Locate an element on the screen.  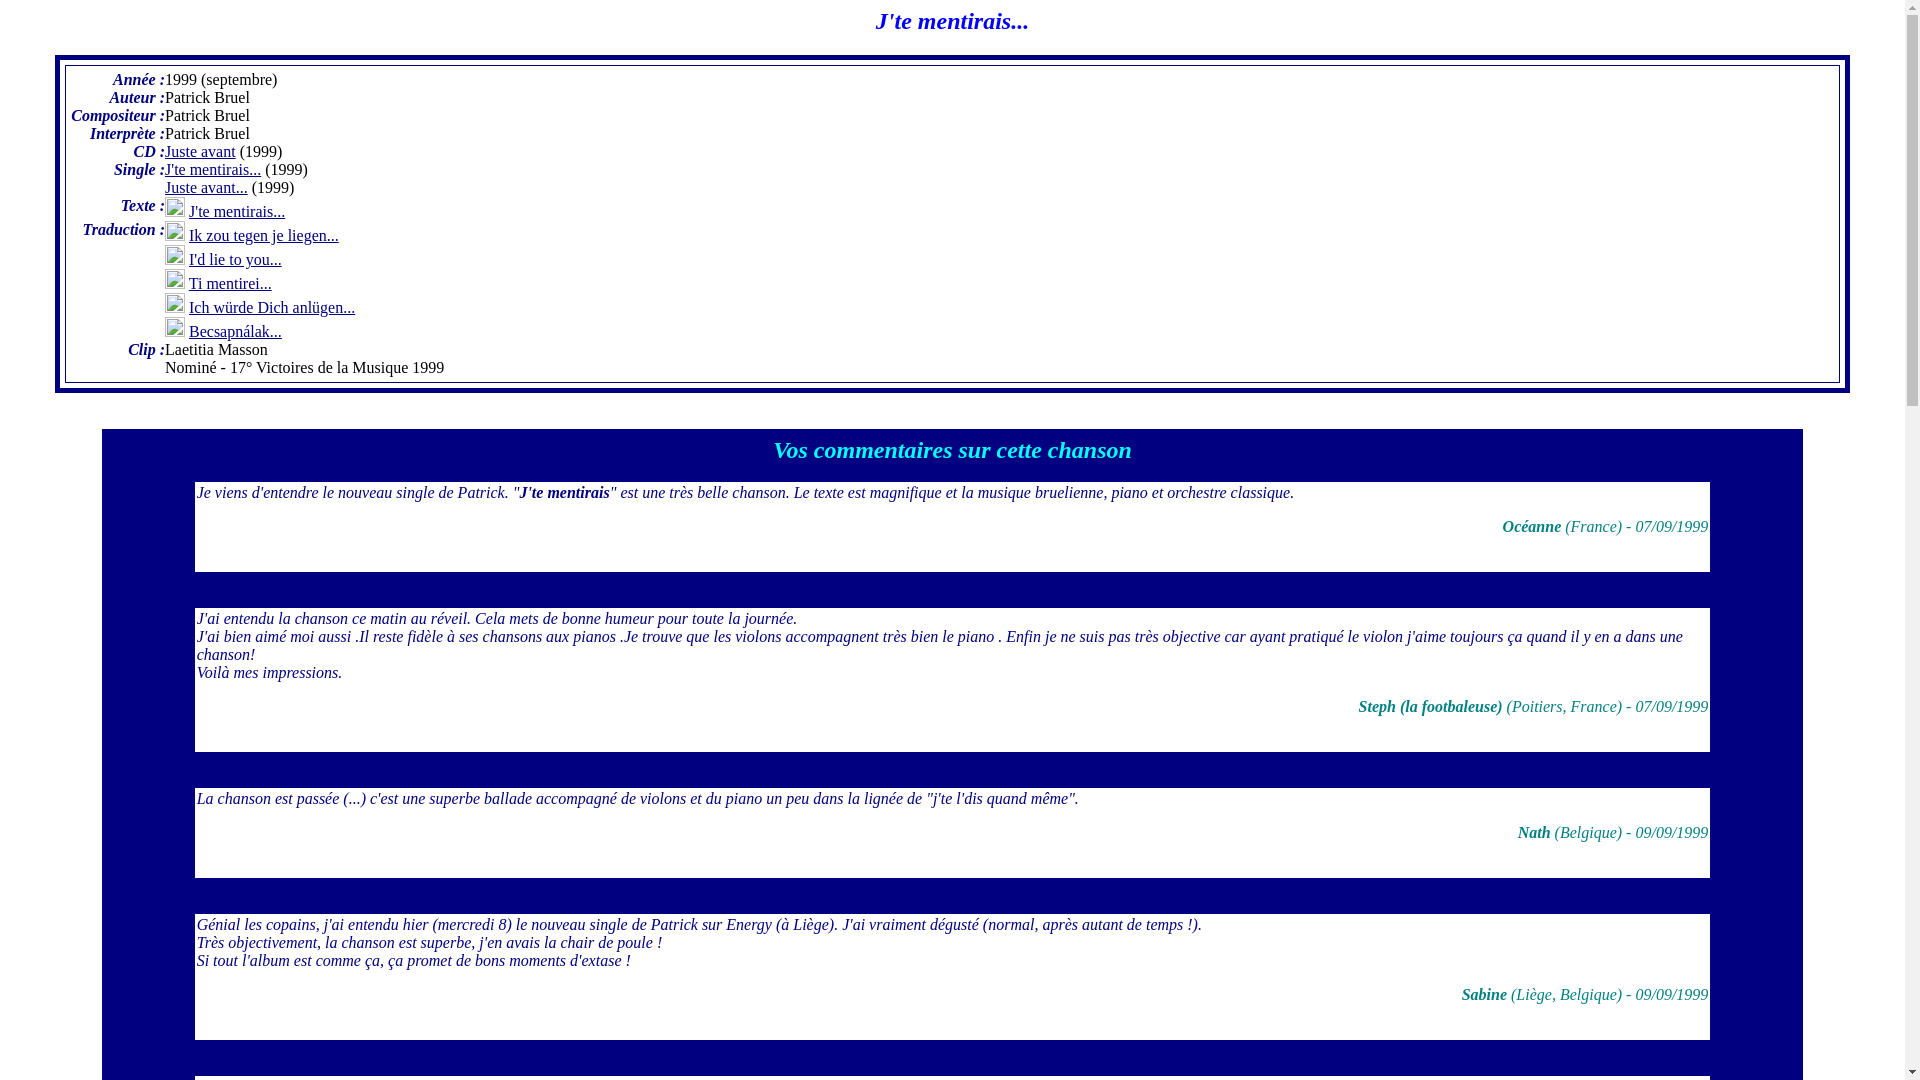
'Juste avant' is located at coordinates (200, 150).